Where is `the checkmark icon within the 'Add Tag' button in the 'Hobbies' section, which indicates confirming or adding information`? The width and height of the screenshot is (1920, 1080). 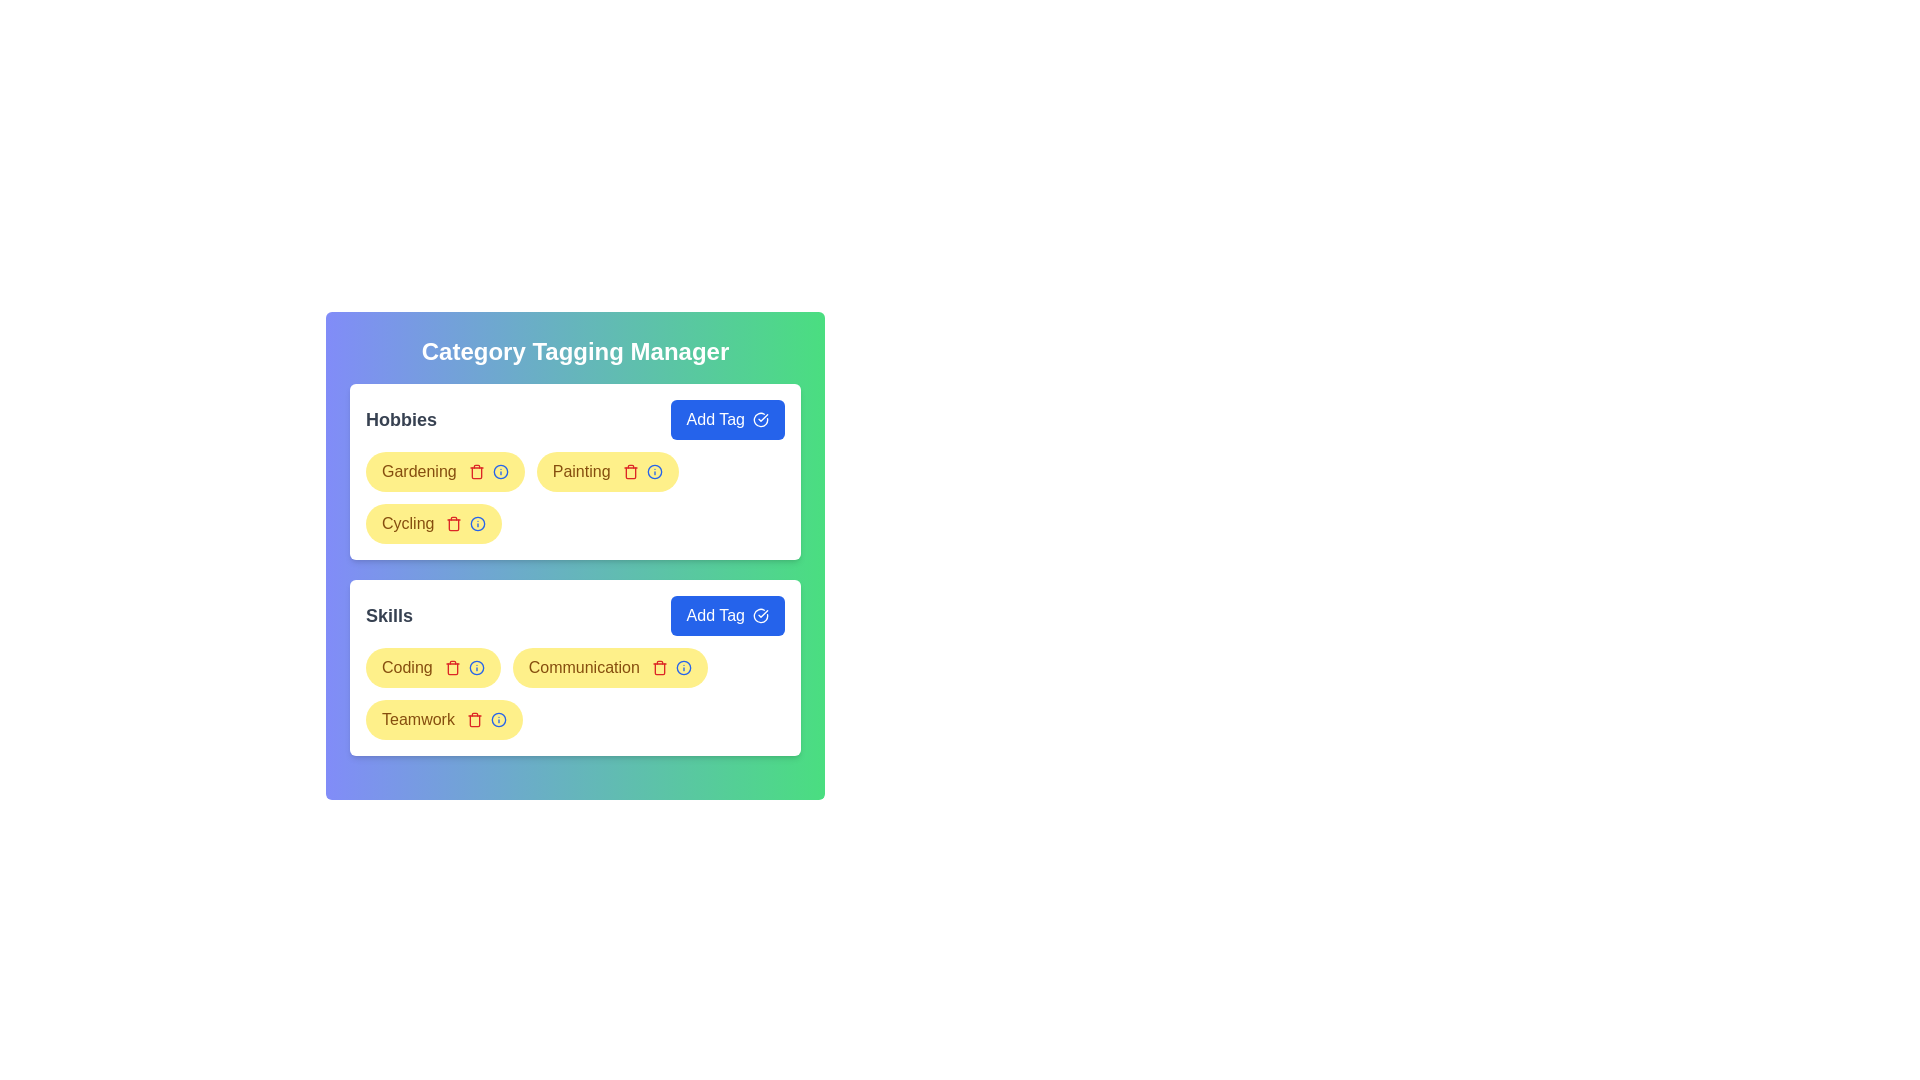
the checkmark icon within the 'Add Tag' button in the 'Hobbies' section, which indicates confirming or adding information is located at coordinates (760, 419).